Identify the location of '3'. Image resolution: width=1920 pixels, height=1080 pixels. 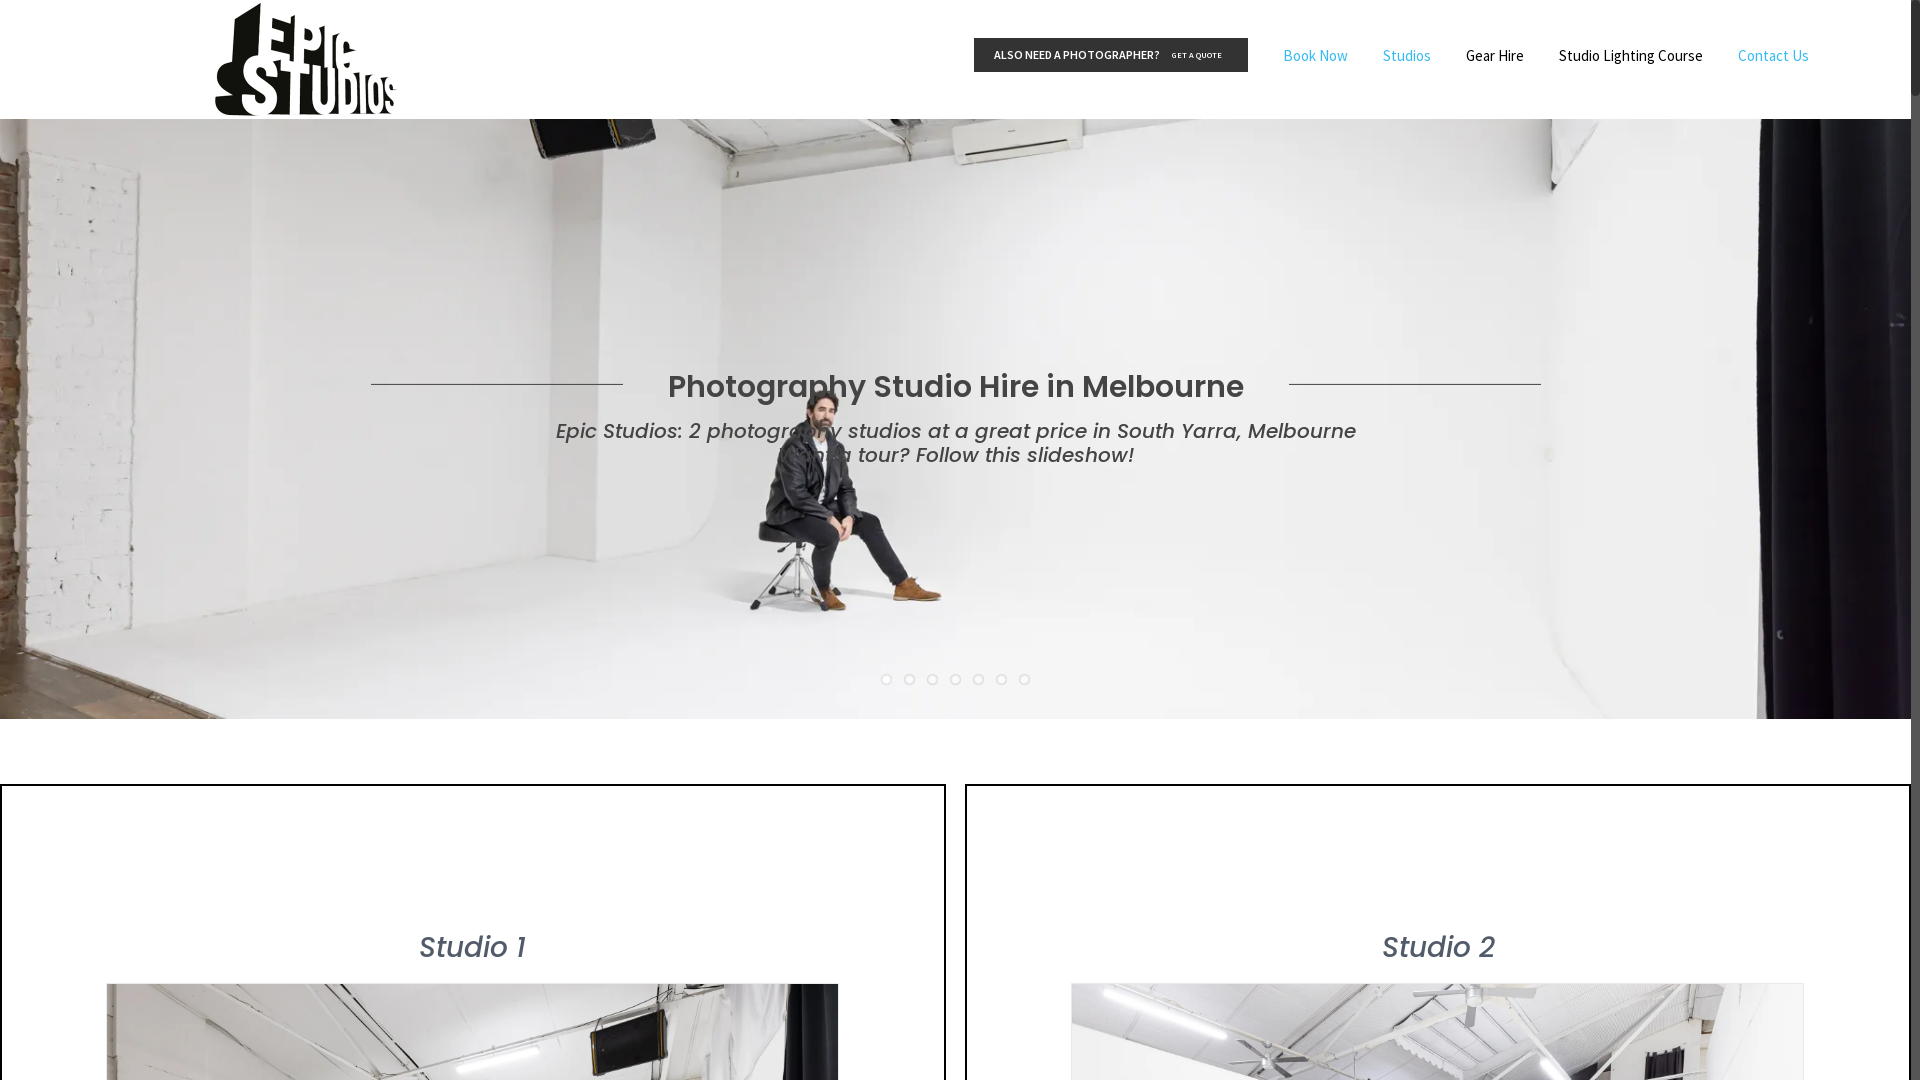
(931, 678).